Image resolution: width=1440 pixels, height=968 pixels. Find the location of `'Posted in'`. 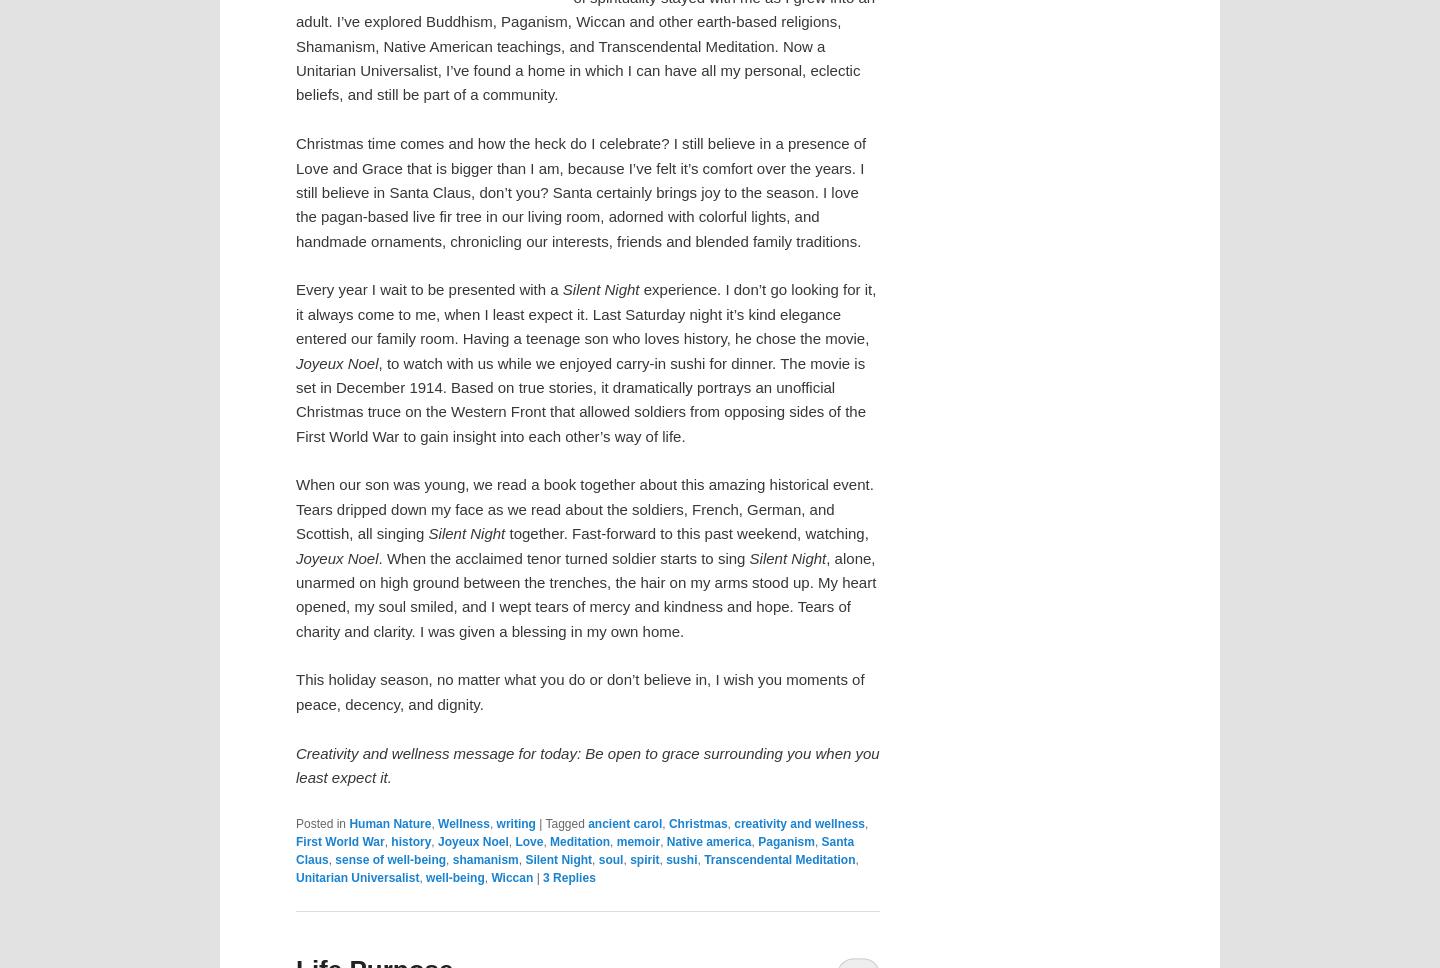

'Posted in' is located at coordinates (320, 822).